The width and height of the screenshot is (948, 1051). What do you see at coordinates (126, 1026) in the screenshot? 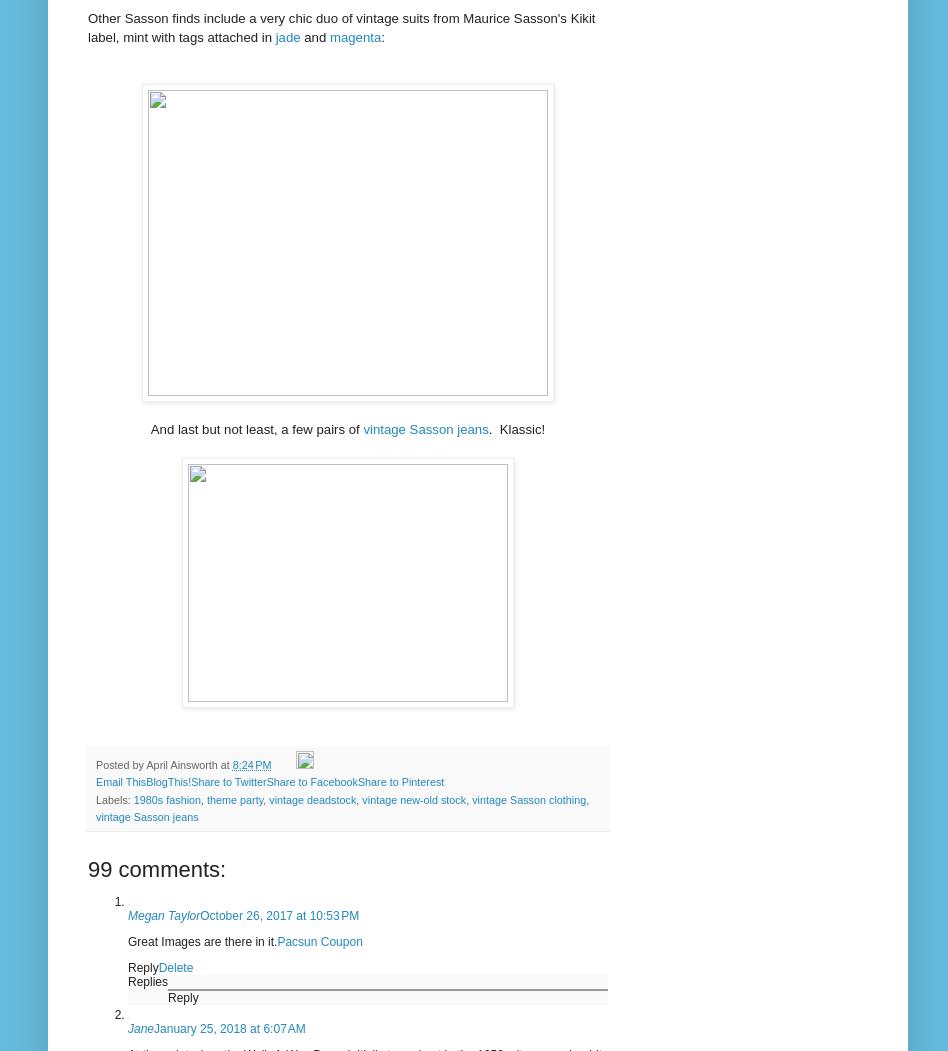
I see `'Jane'` at bounding box center [126, 1026].